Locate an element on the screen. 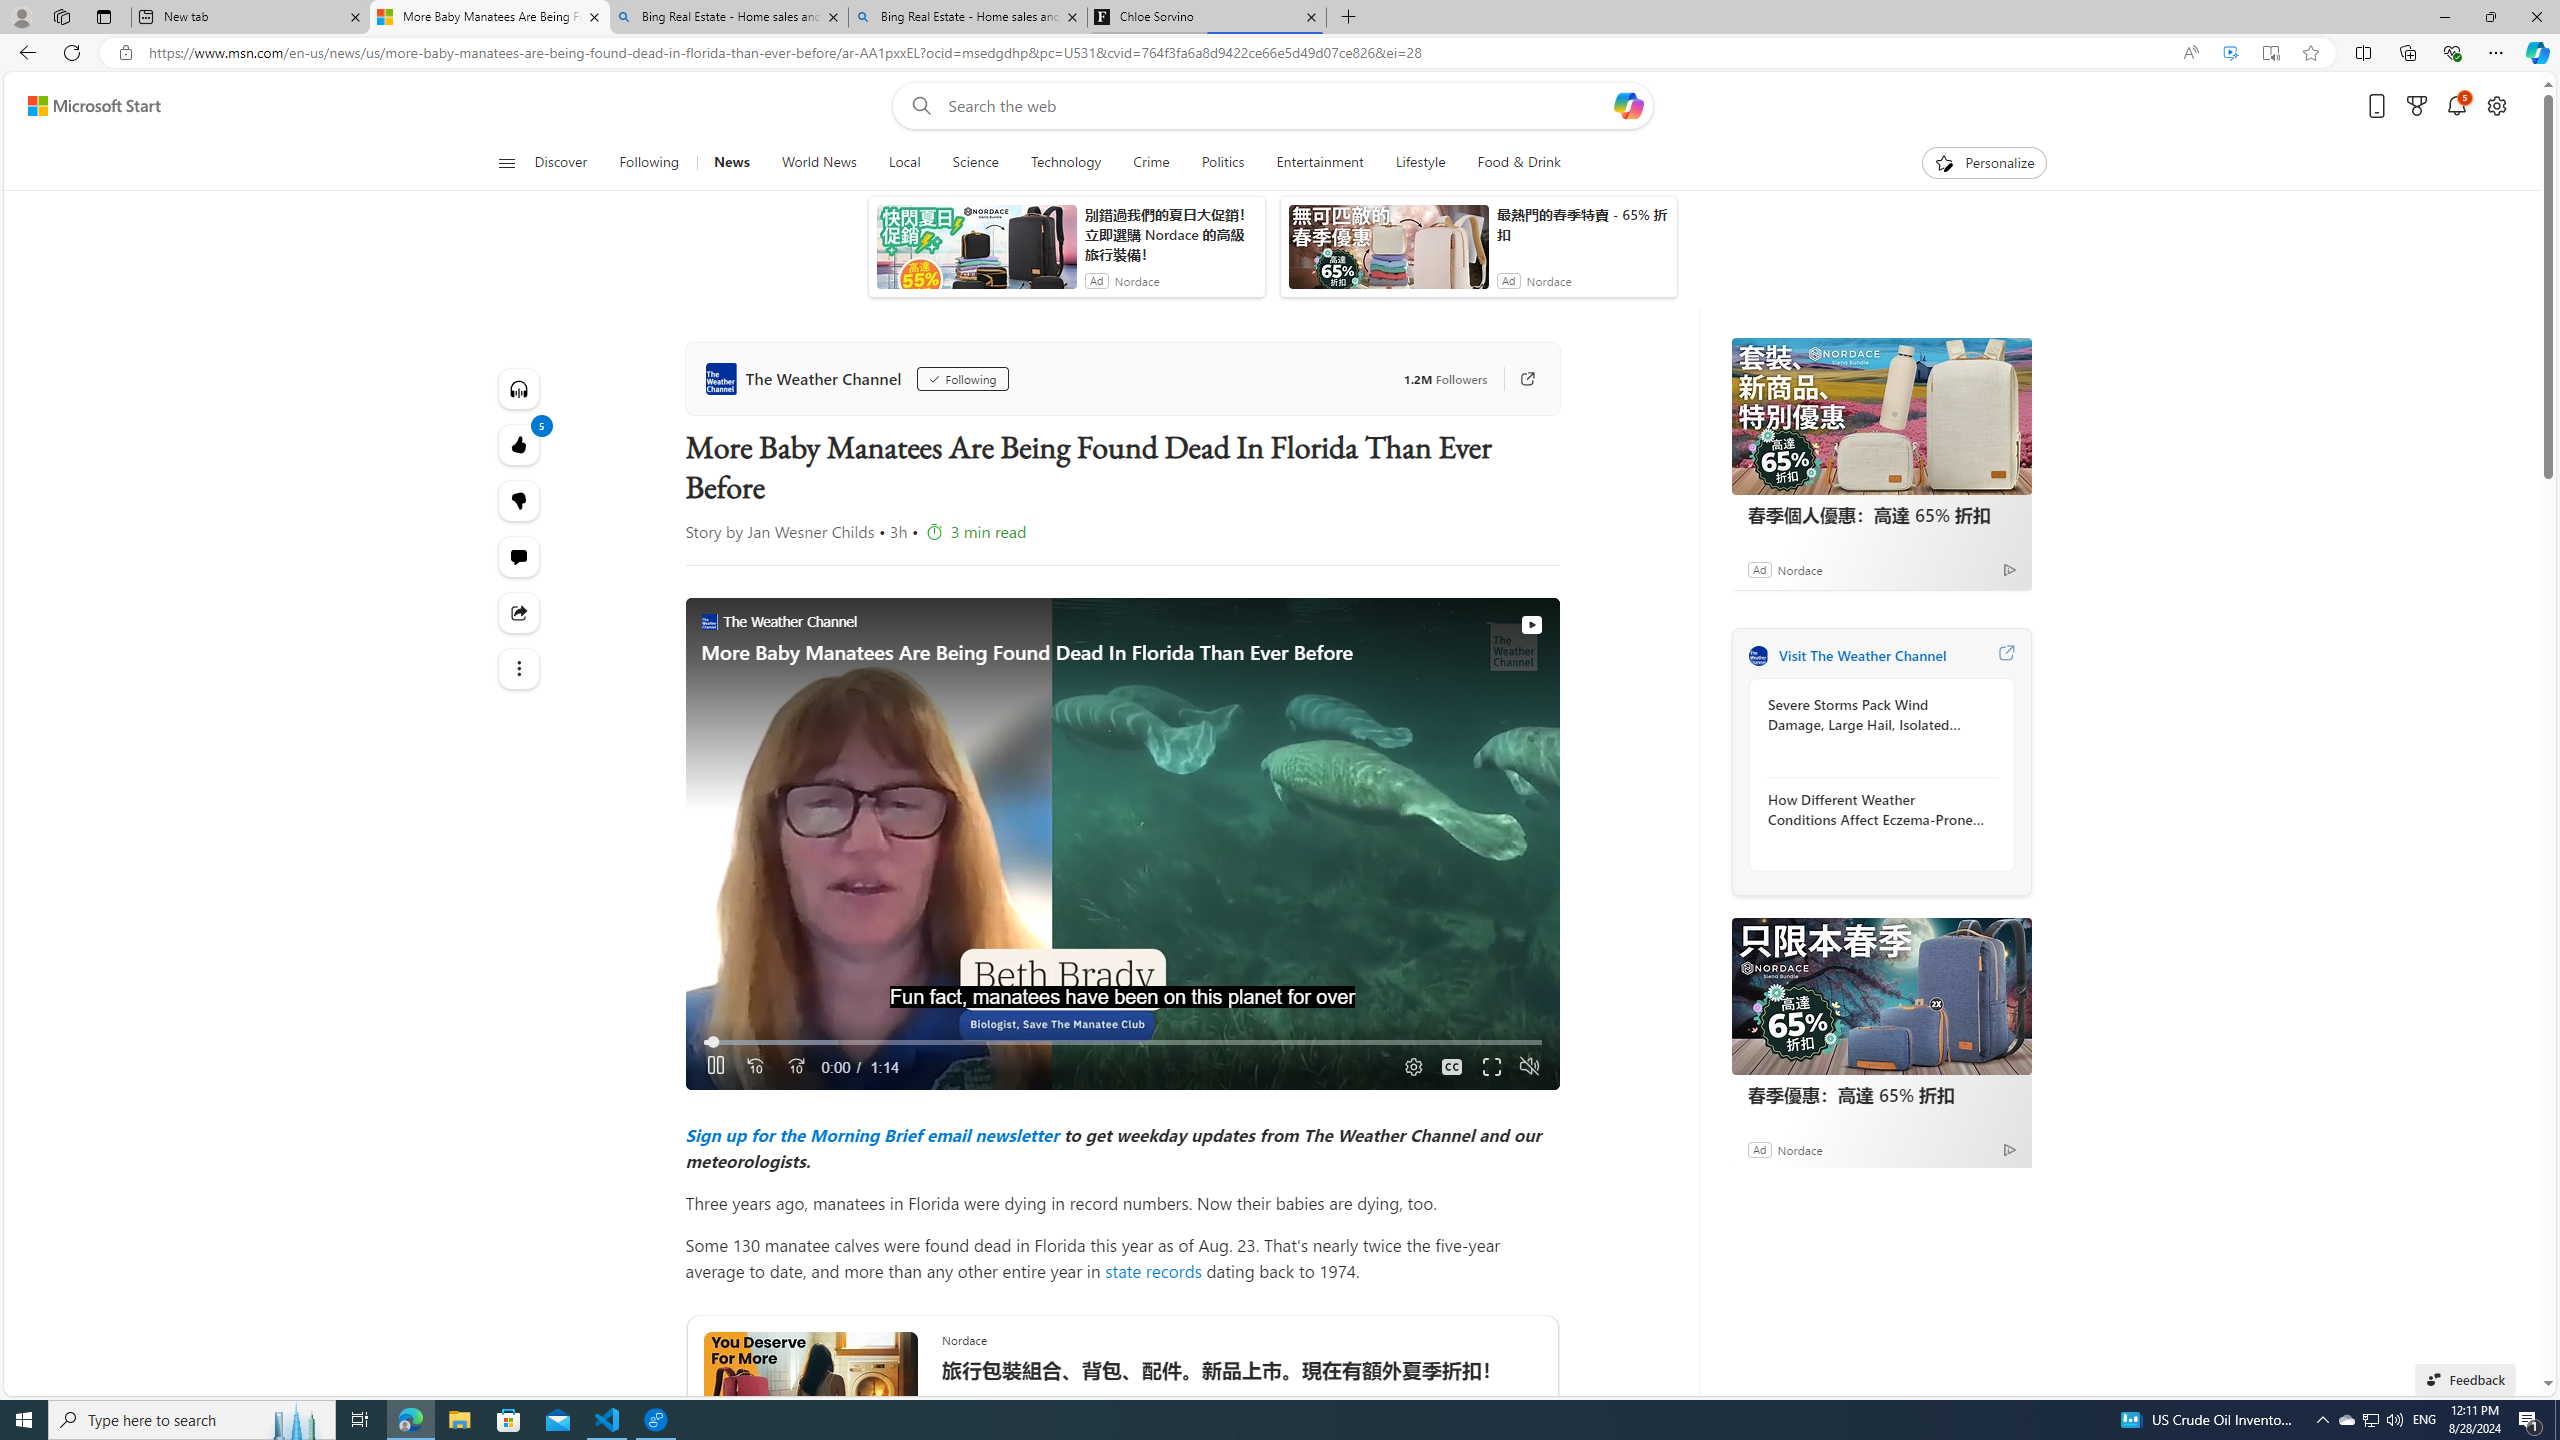 The height and width of the screenshot is (1440, 2560). 'More like this5Fewer like thisStart the conversation' is located at coordinates (518, 501).